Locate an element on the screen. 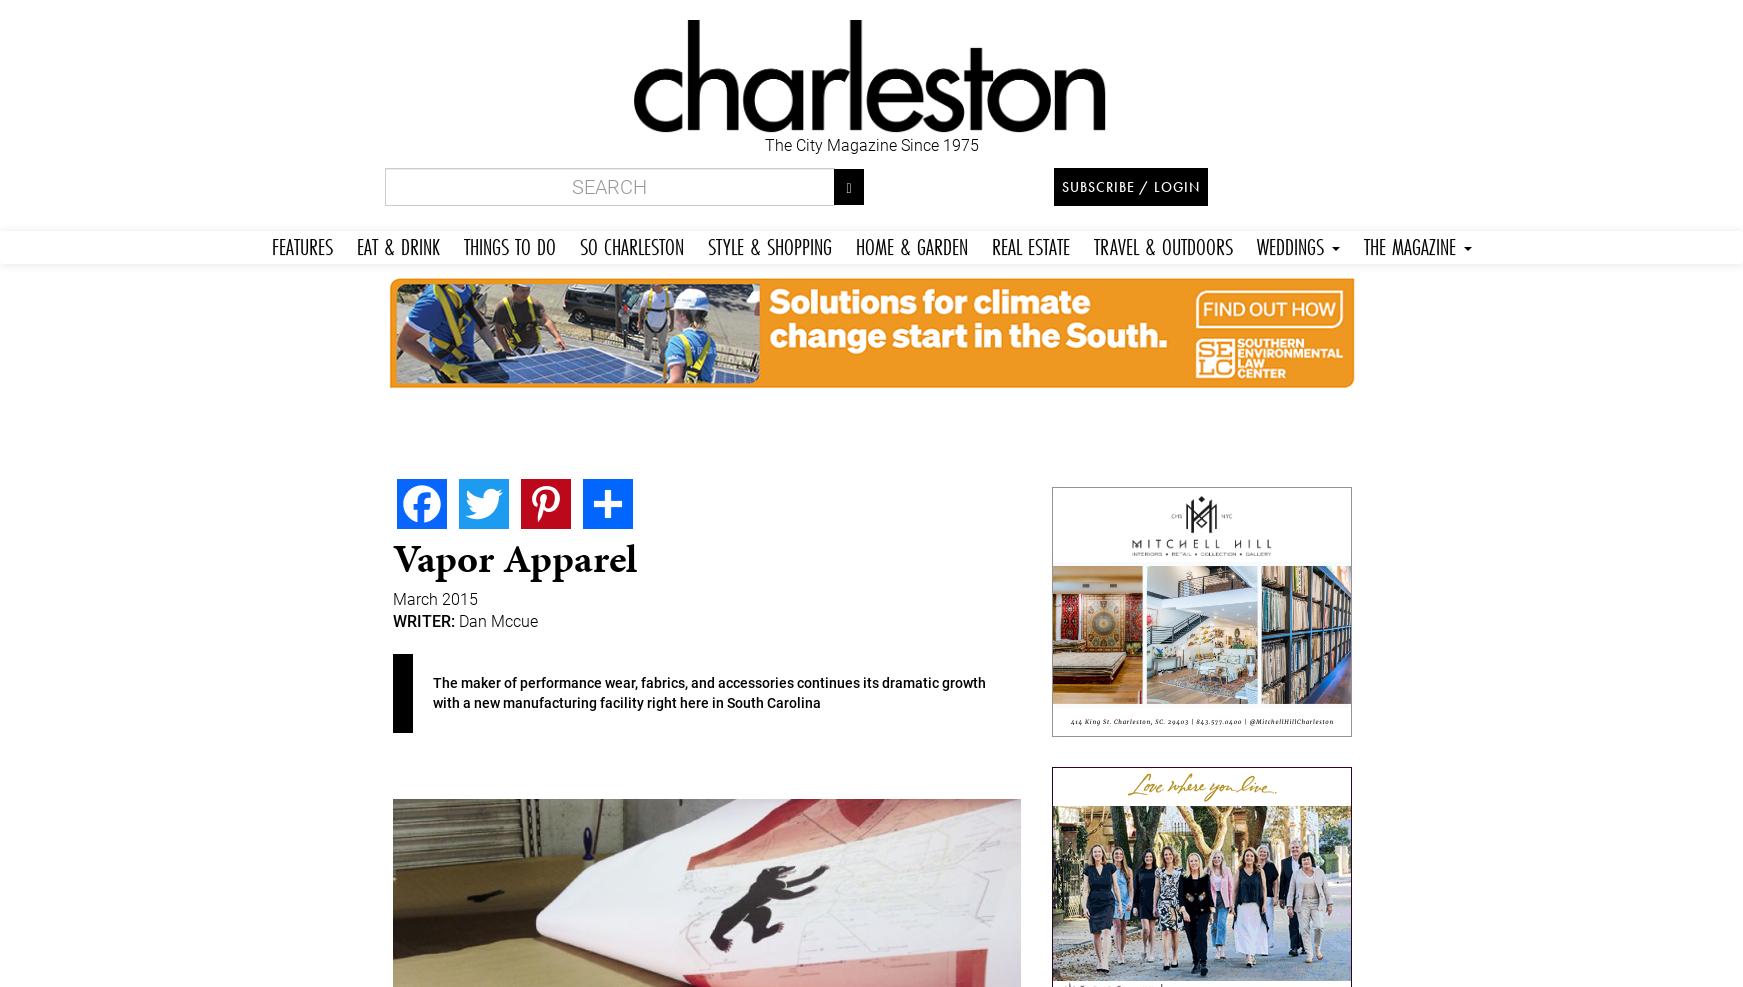  'HOME & GARDEN' is located at coordinates (911, 245).